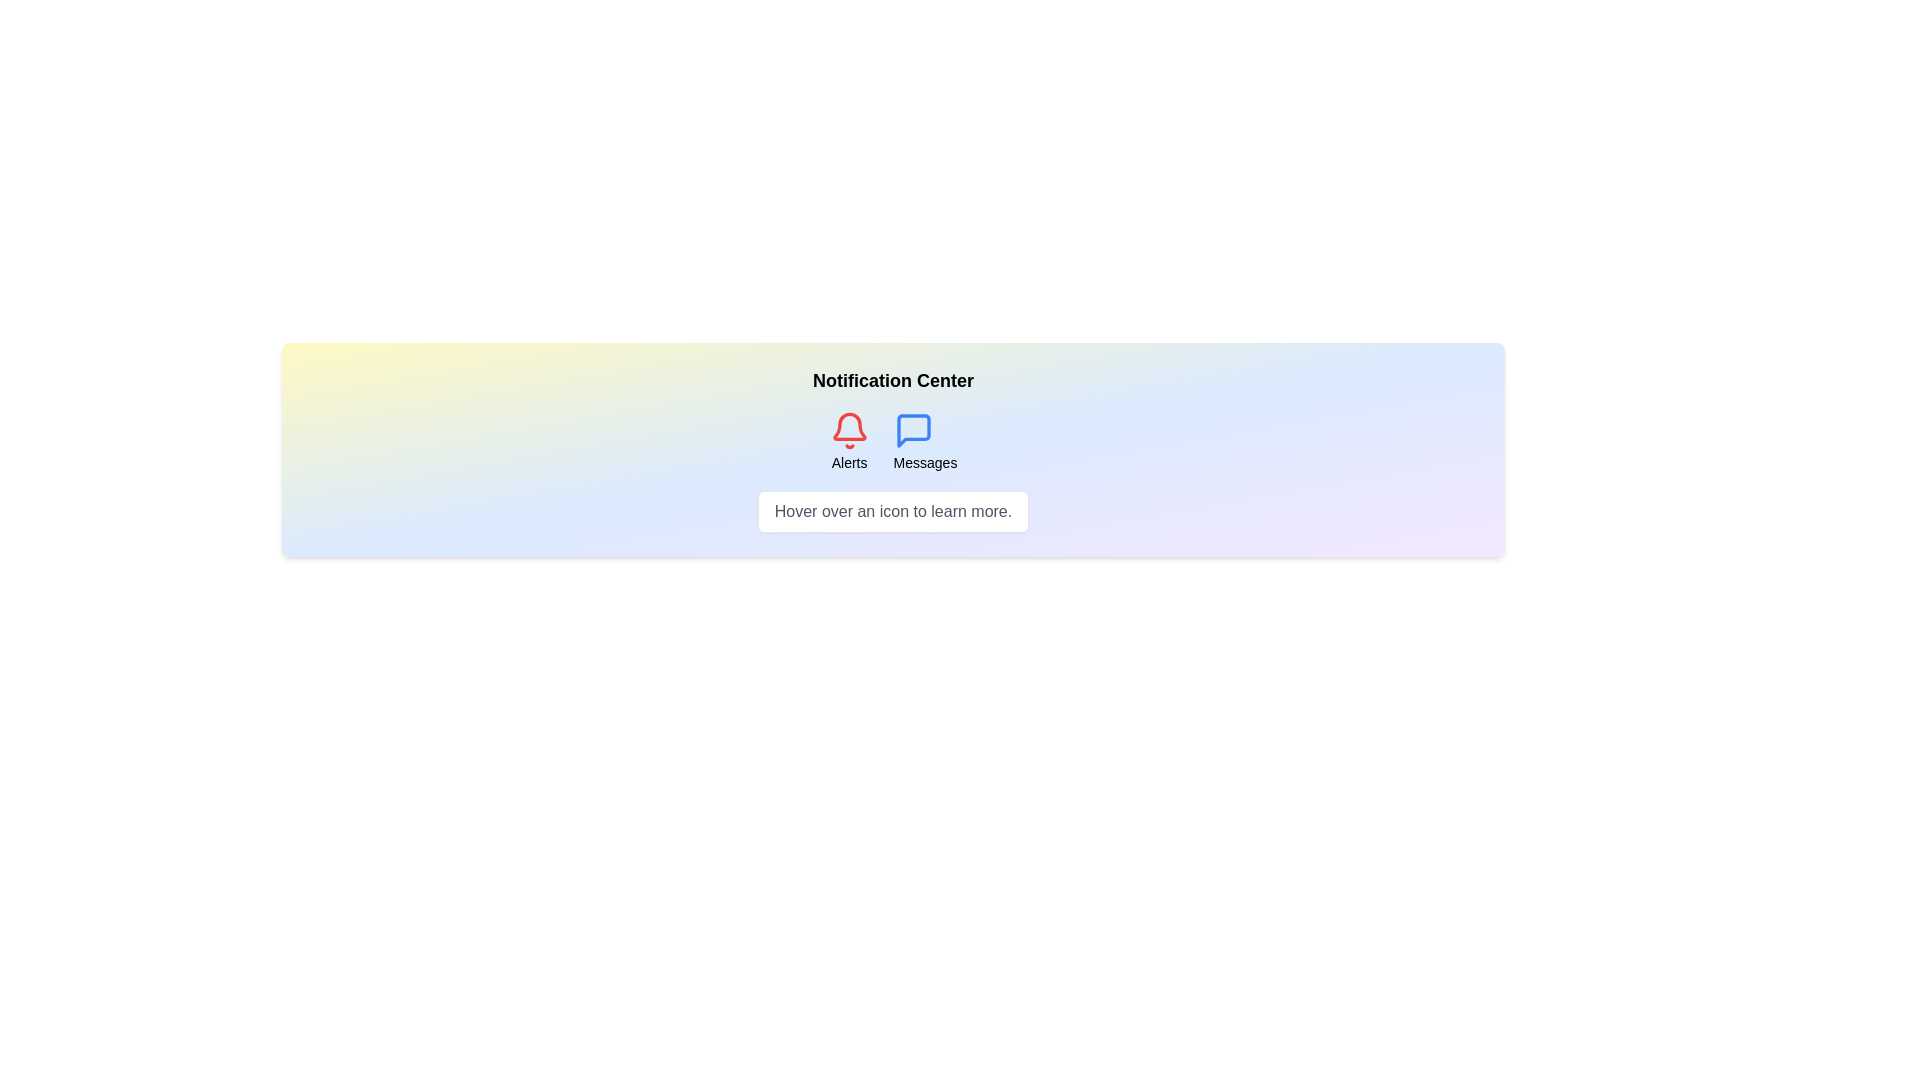  I want to click on the alert notification icon located in the upper central section of the interface, to the left of the 'Messages' component, so click(849, 442).